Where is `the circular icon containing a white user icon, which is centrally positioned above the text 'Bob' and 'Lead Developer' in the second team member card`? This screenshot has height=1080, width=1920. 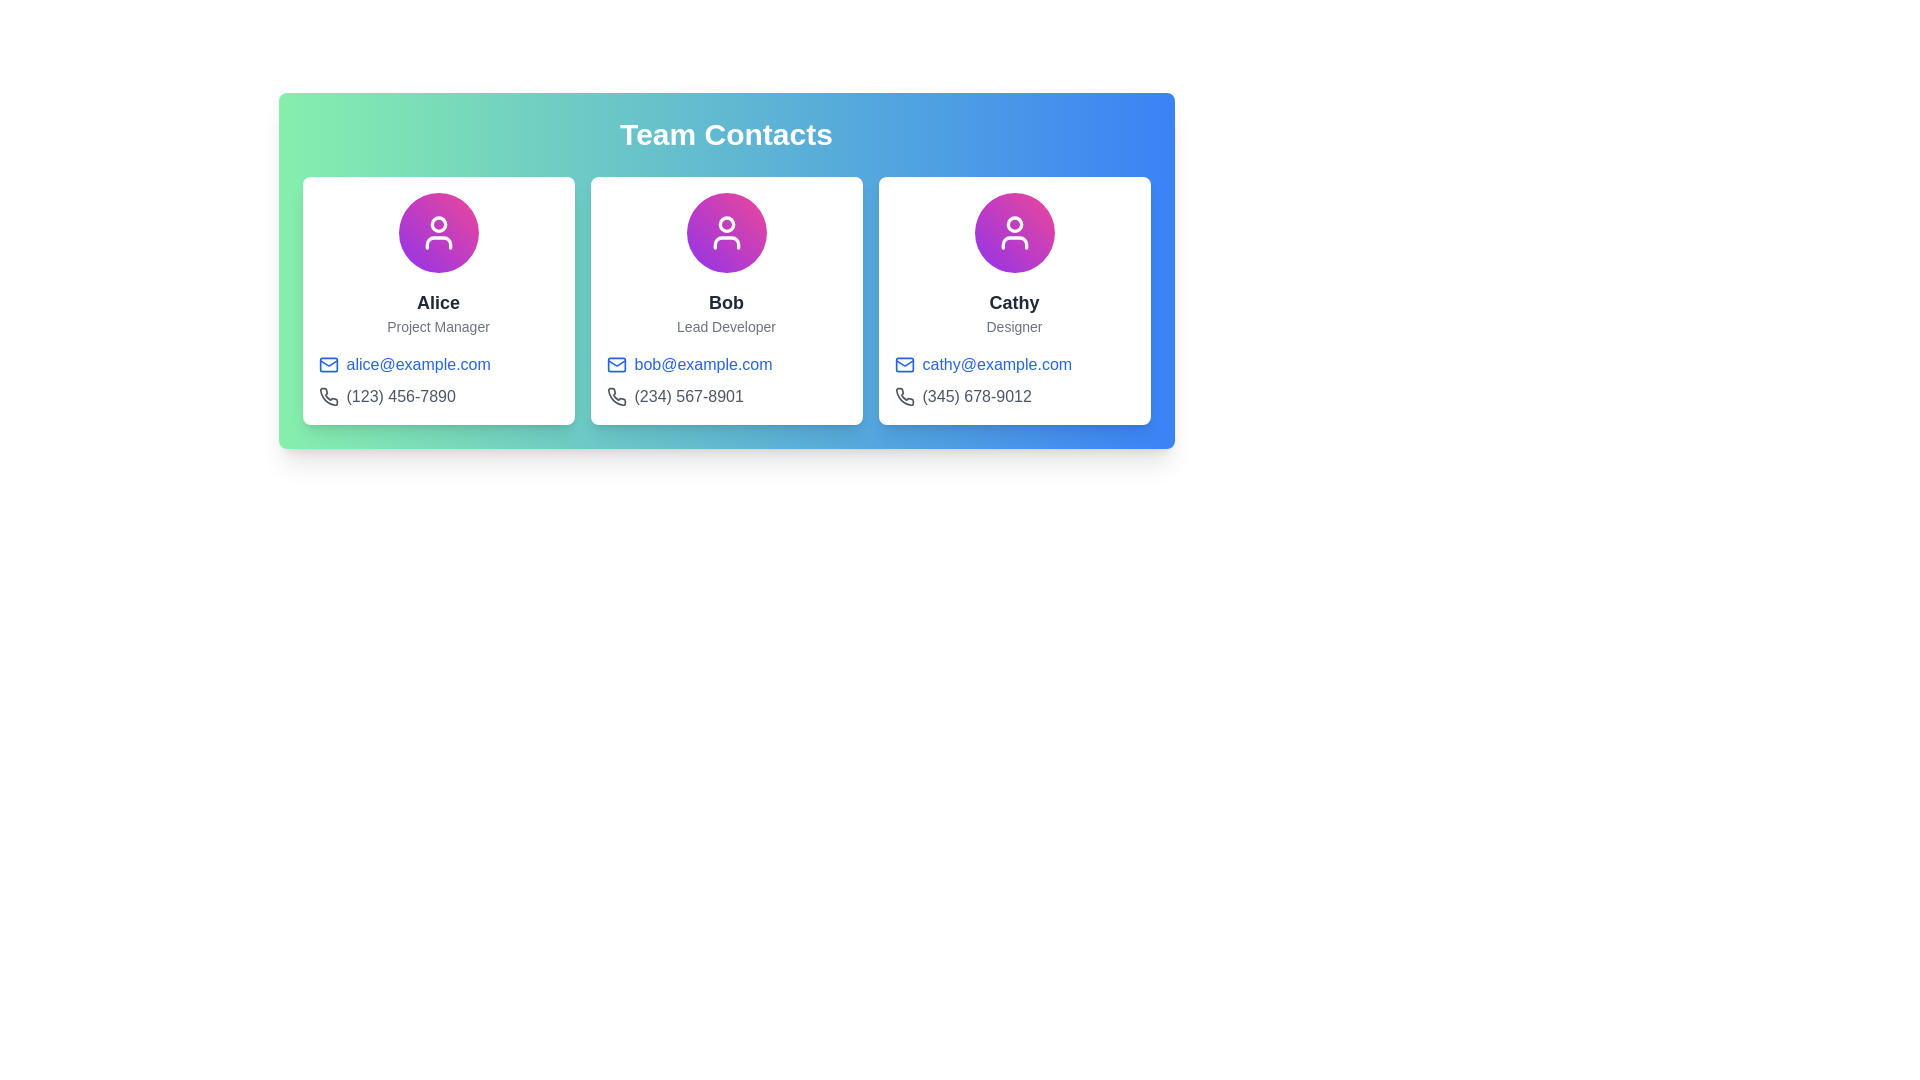 the circular icon containing a white user icon, which is centrally positioned above the text 'Bob' and 'Lead Developer' in the second team member card is located at coordinates (725, 231).